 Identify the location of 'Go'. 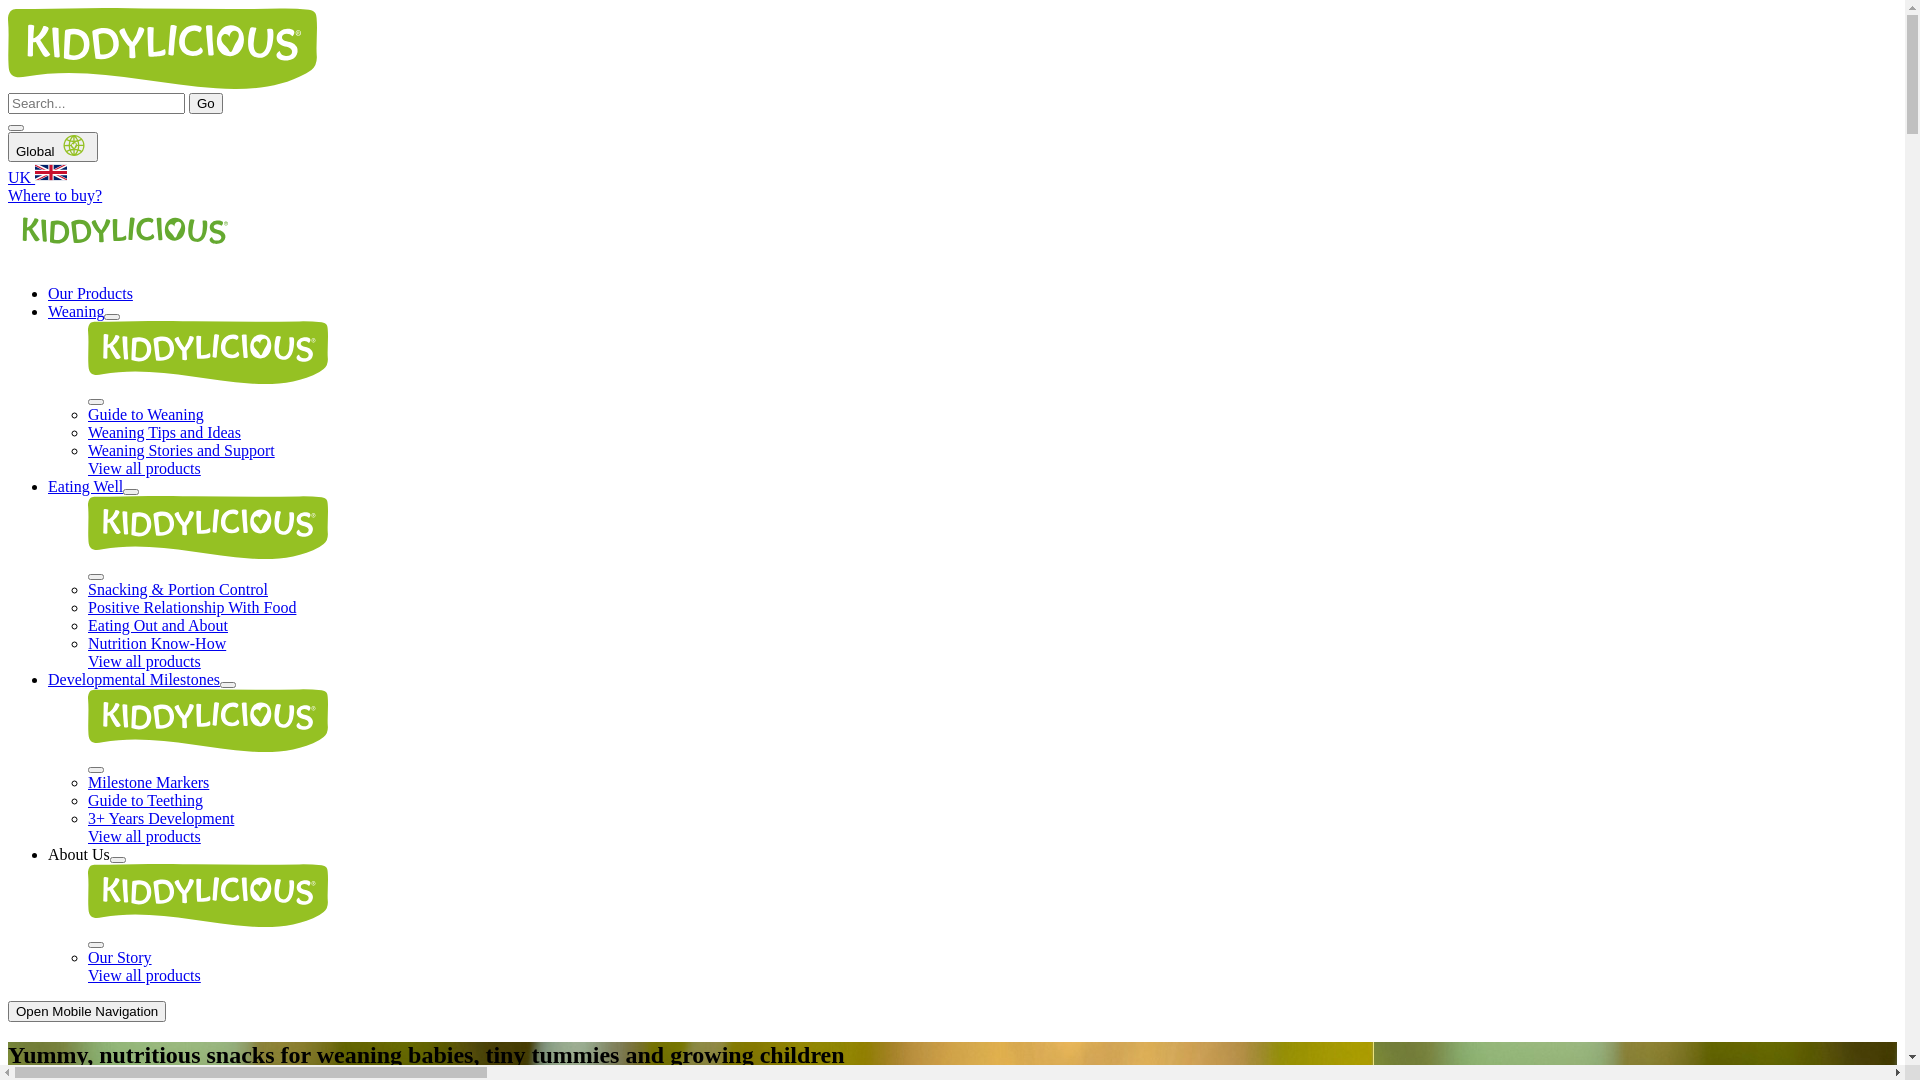
(206, 103).